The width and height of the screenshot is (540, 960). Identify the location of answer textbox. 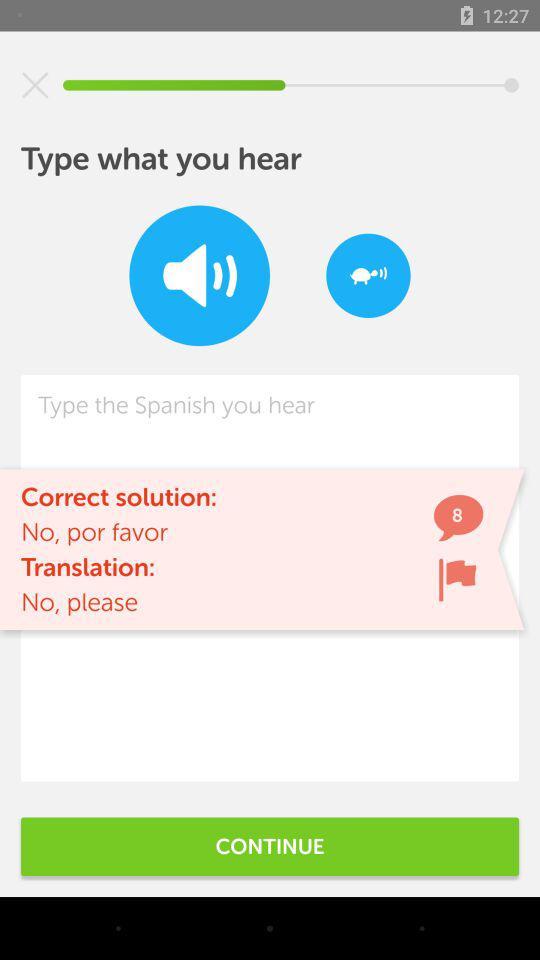
(270, 578).